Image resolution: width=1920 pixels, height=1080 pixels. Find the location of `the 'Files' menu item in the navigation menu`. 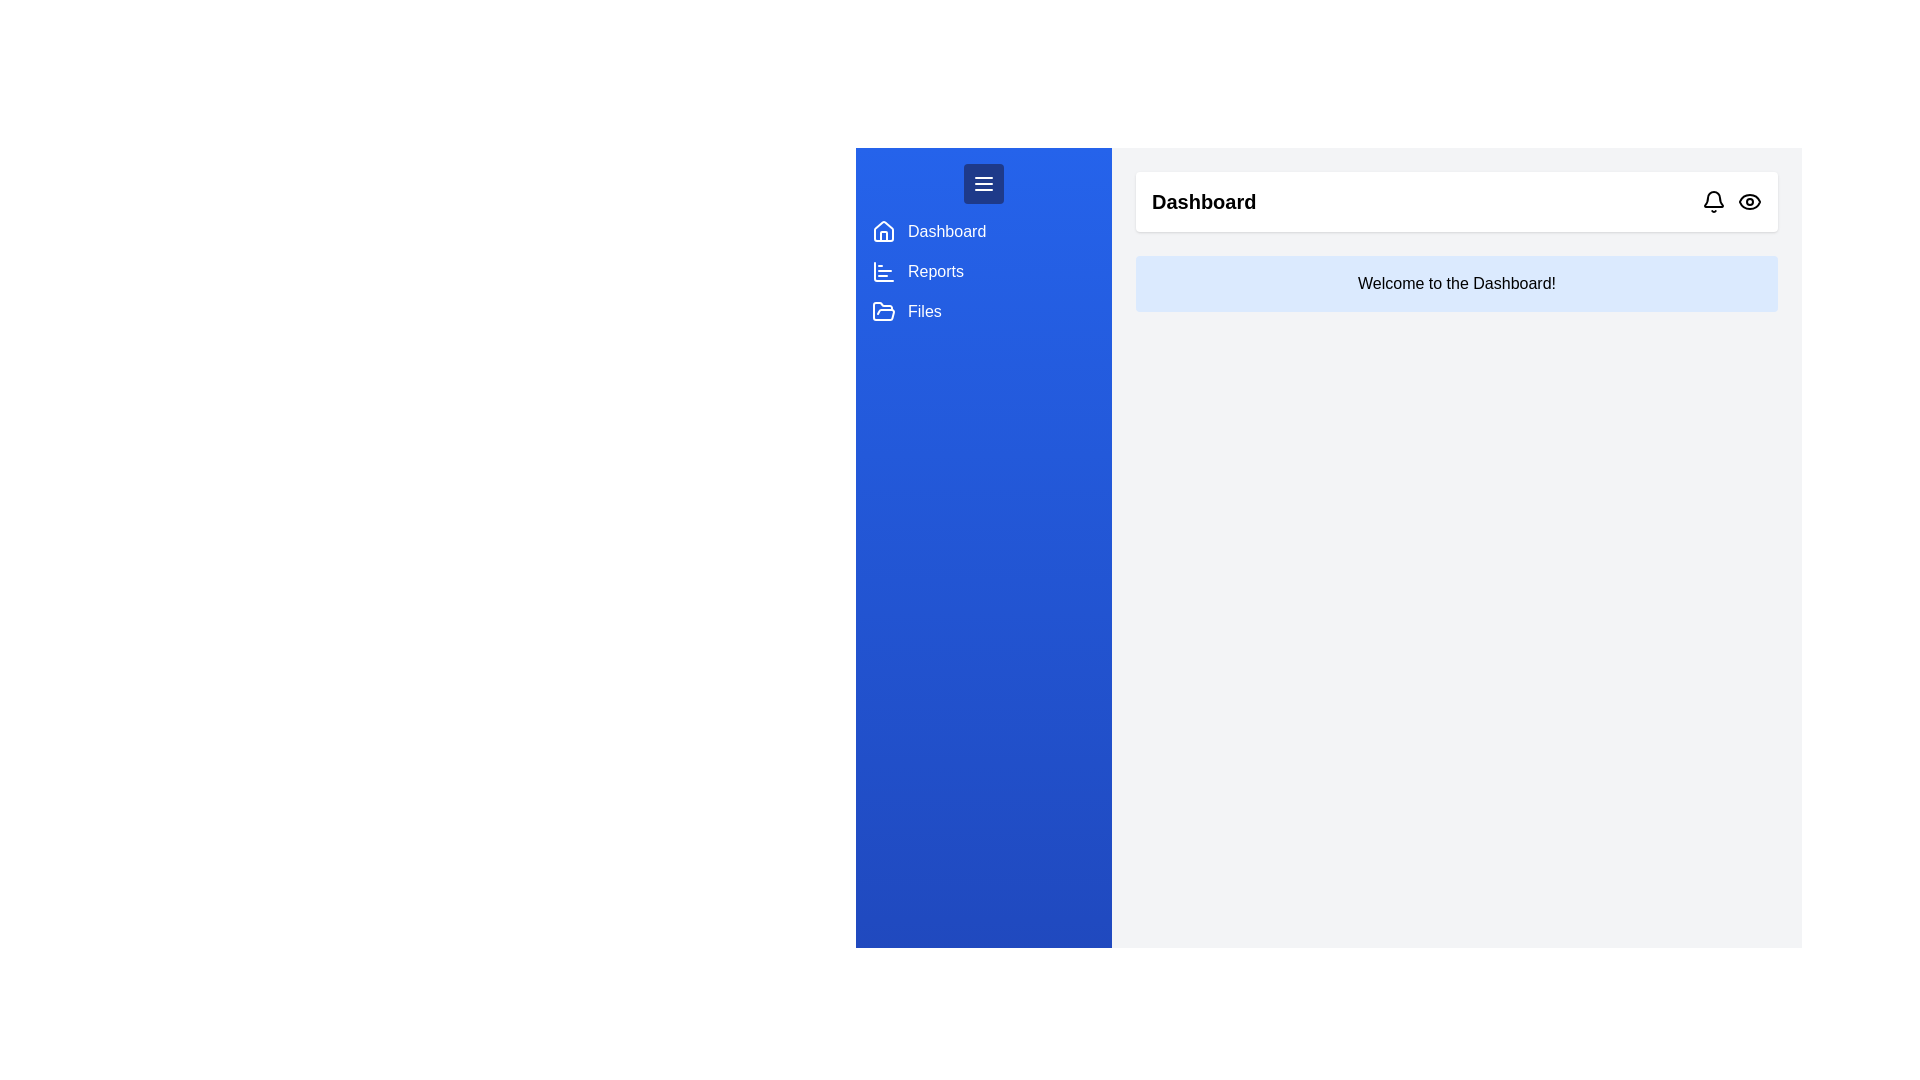

the 'Files' menu item in the navigation menu is located at coordinates (983, 312).